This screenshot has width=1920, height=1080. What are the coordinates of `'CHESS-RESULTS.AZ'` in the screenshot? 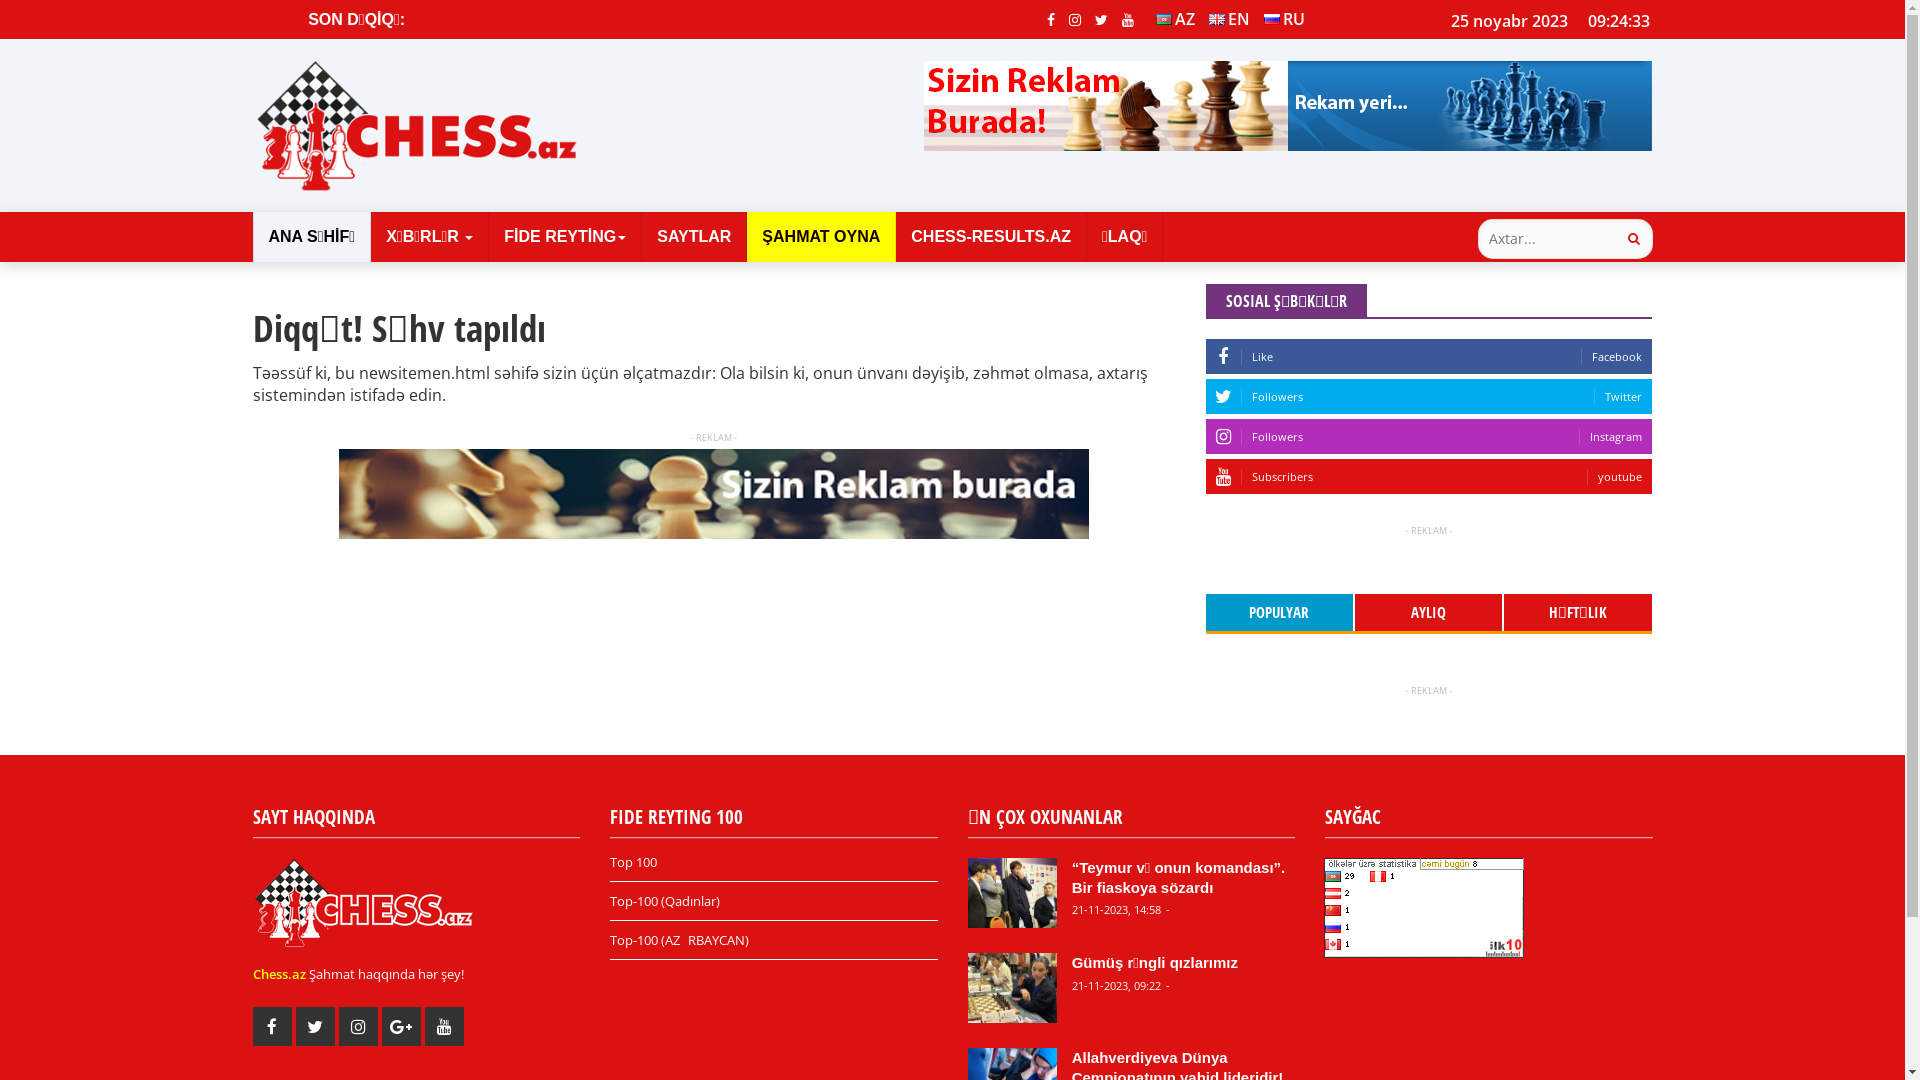 It's located at (991, 235).